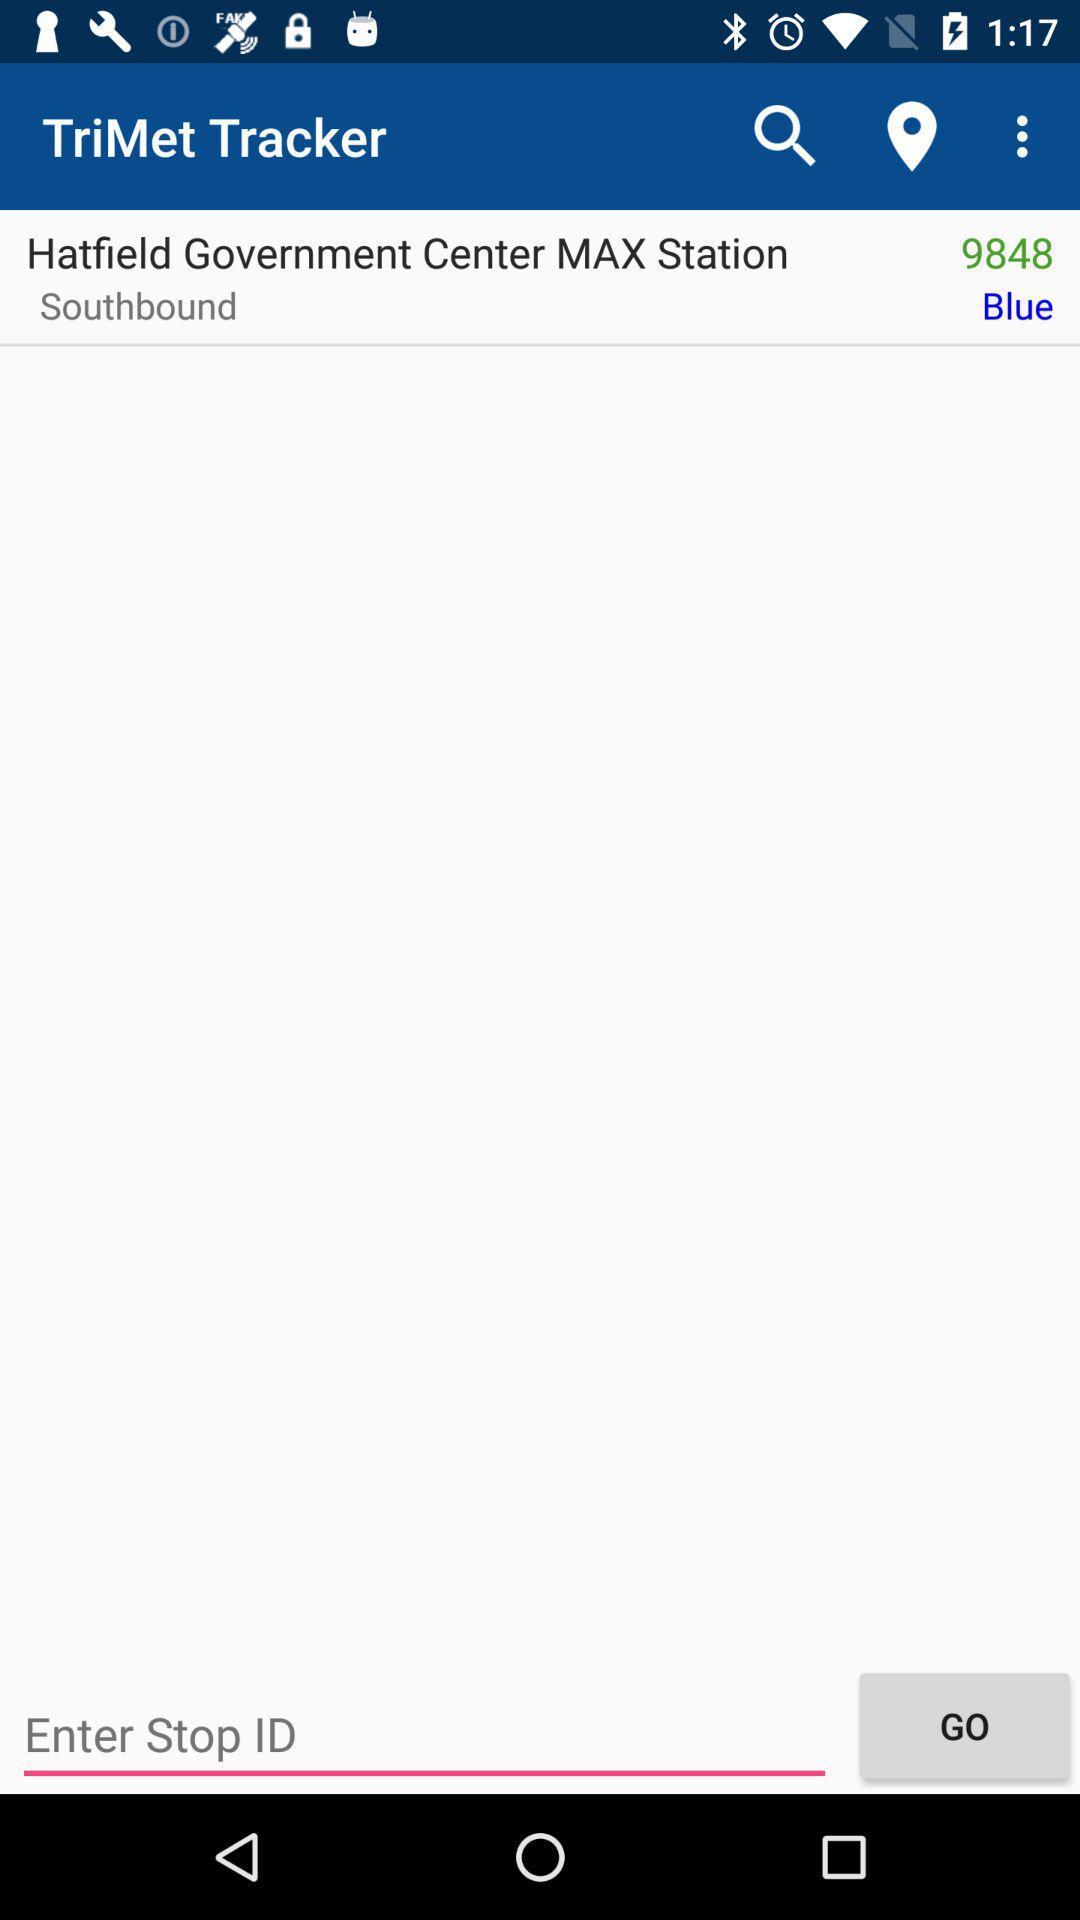  What do you see at coordinates (1007, 244) in the screenshot?
I see `9848 icon` at bounding box center [1007, 244].